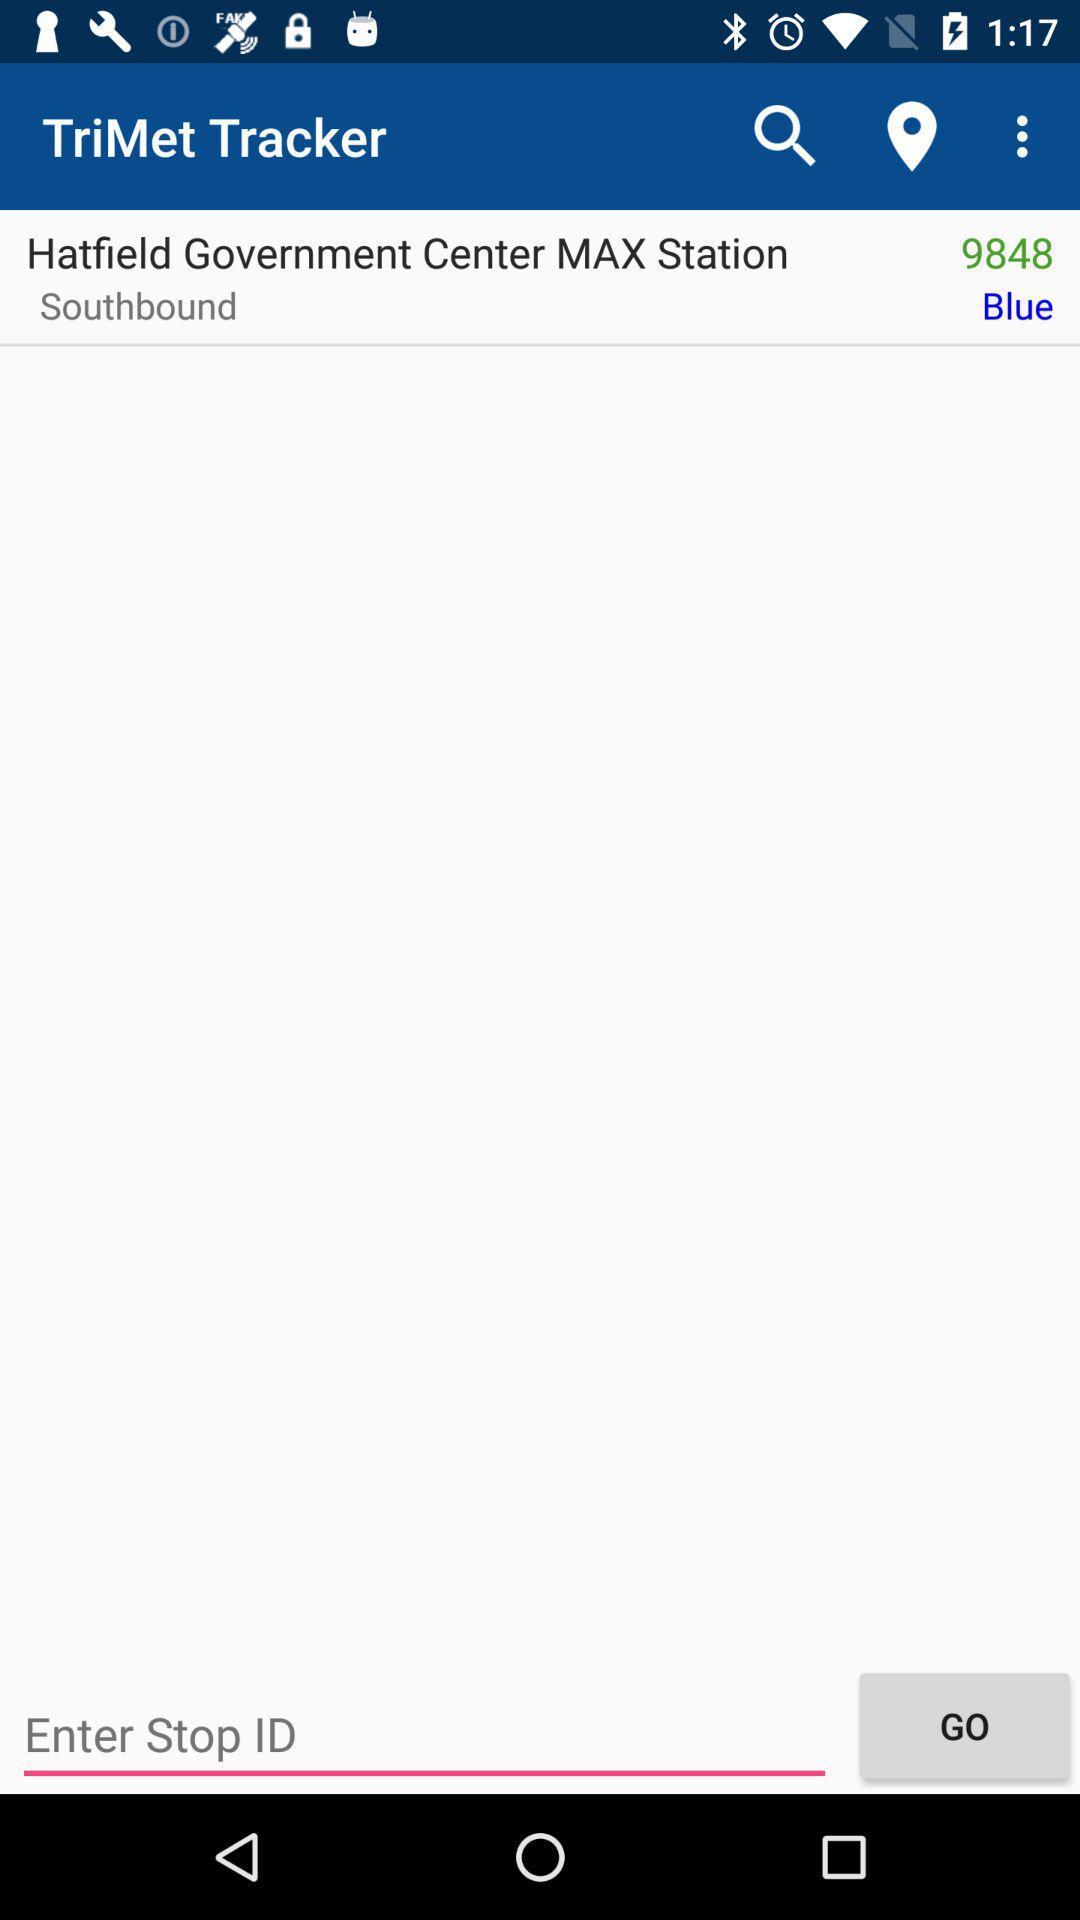  What do you see at coordinates (1007, 244) in the screenshot?
I see `9848 icon` at bounding box center [1007, 244].